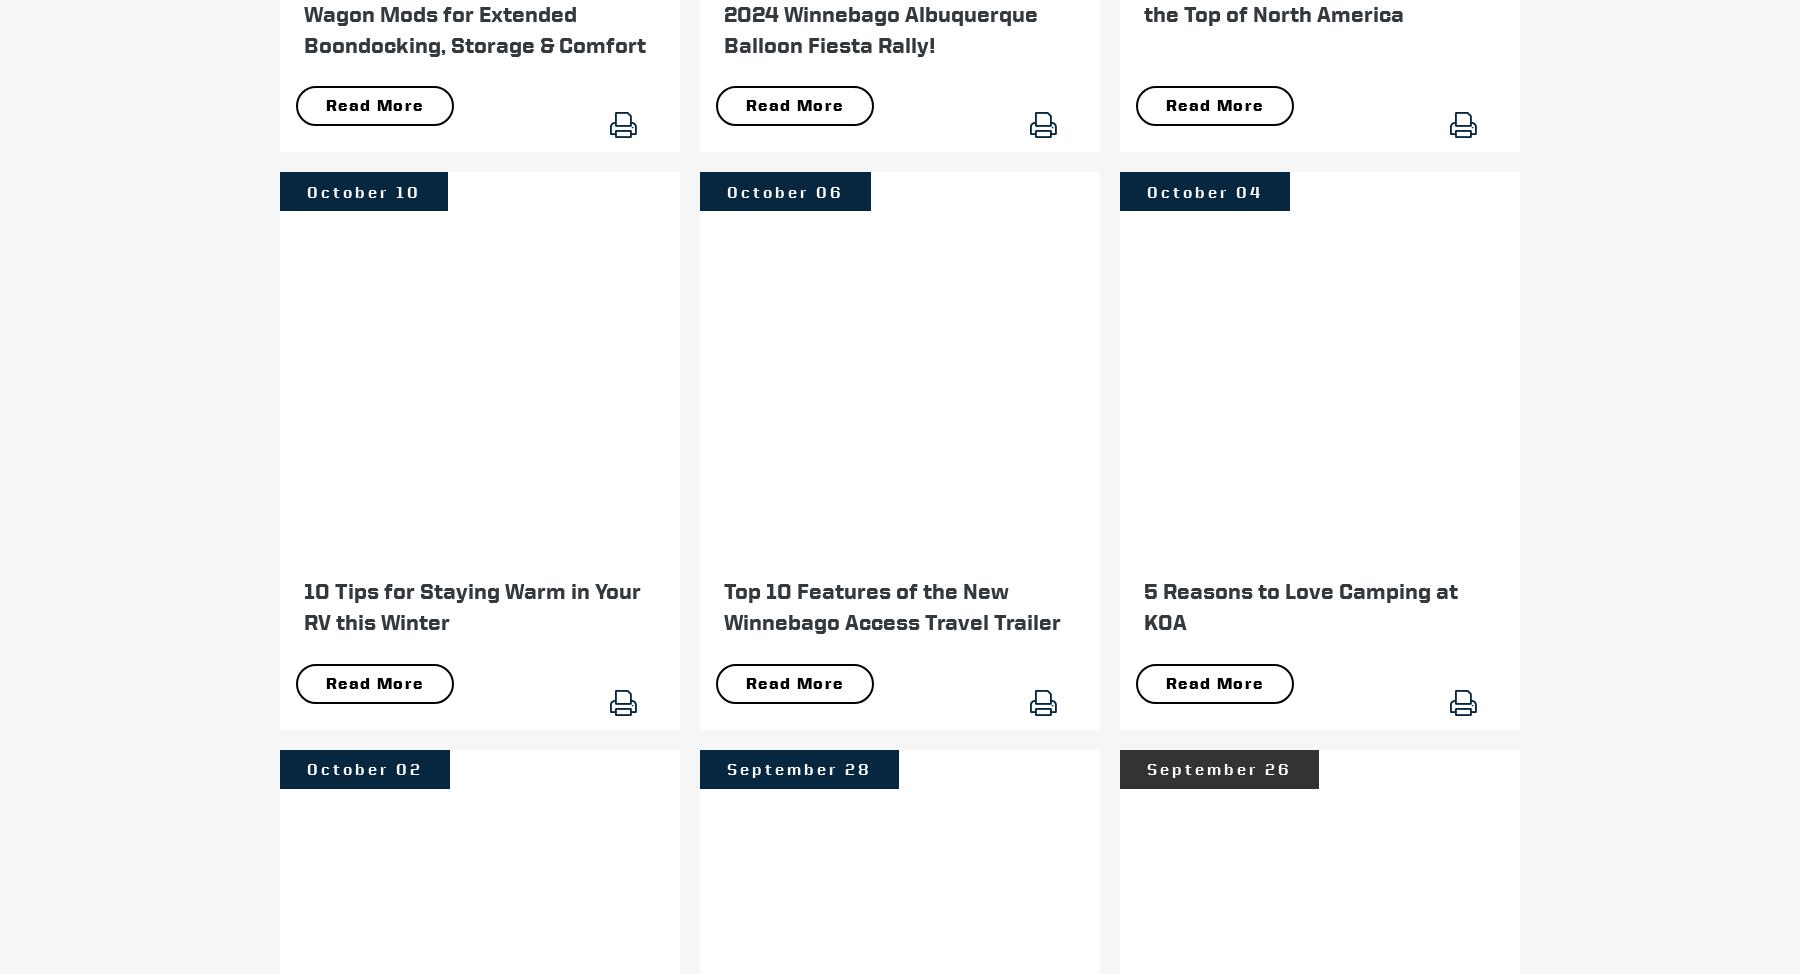 The image size is (1800, 974). What do you see at coordinates (471, 605) in the screenshot?
I see `'10 Tips for Staying Warm in Your RV this Winter'` at bounding box center [471, 605].